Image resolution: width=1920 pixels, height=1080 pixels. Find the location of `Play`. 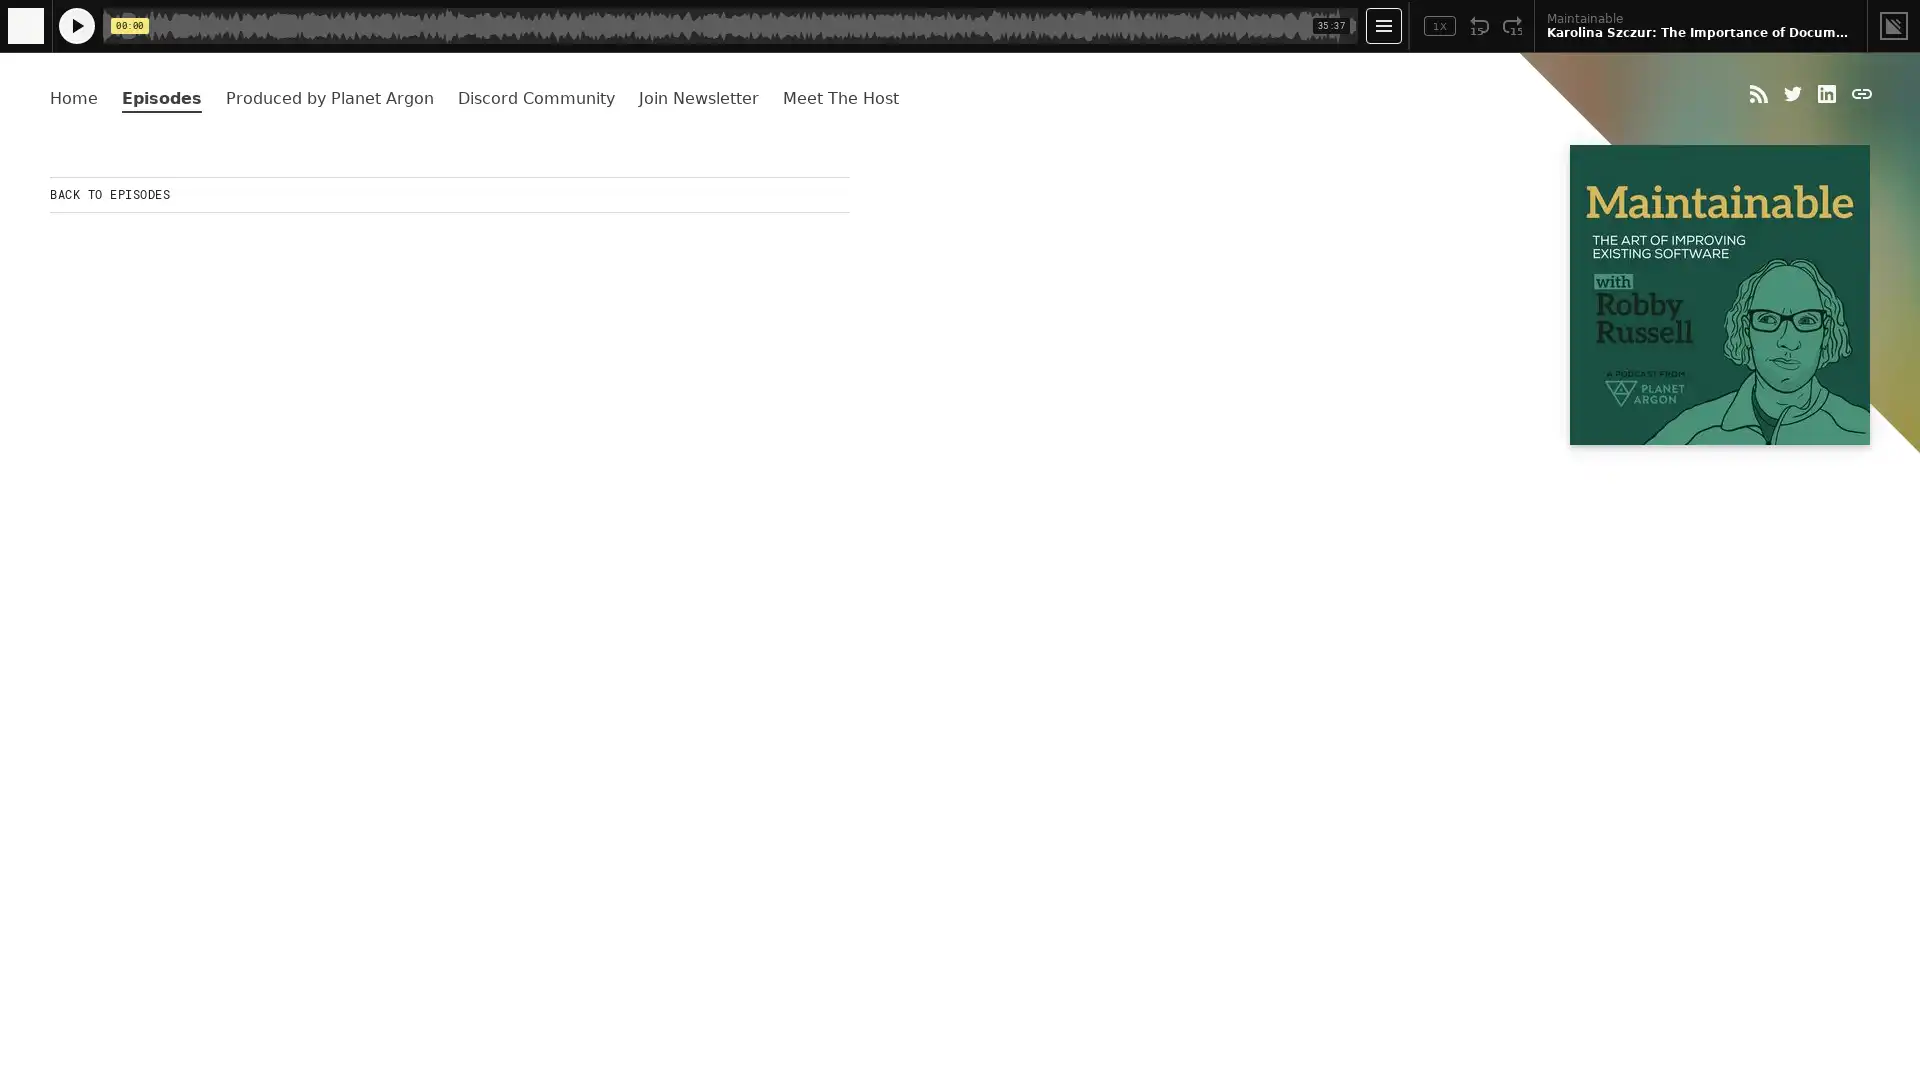

Play is located at coordinates (76, 26).